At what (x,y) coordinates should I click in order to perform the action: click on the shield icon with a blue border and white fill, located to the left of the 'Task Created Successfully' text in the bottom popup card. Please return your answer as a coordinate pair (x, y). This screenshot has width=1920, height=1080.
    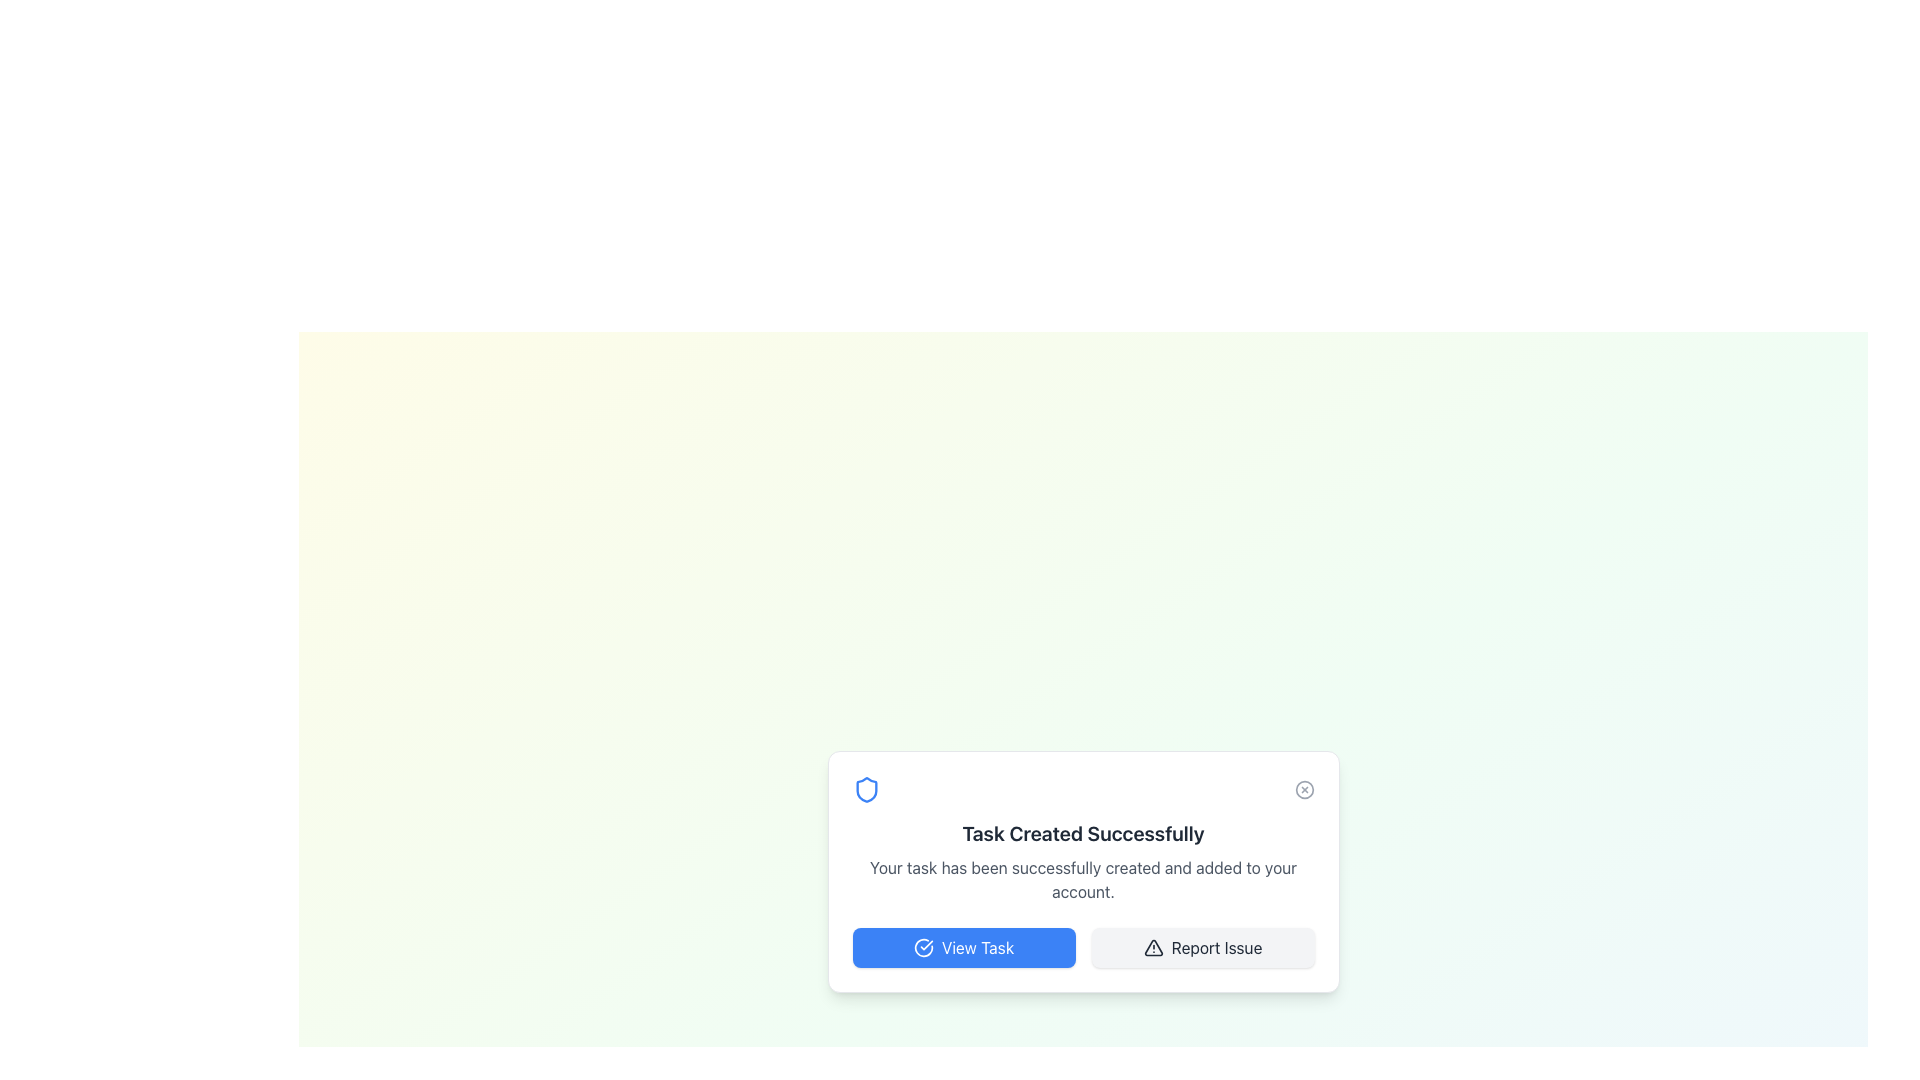
    Looking at the image, I should click on (866, 789).